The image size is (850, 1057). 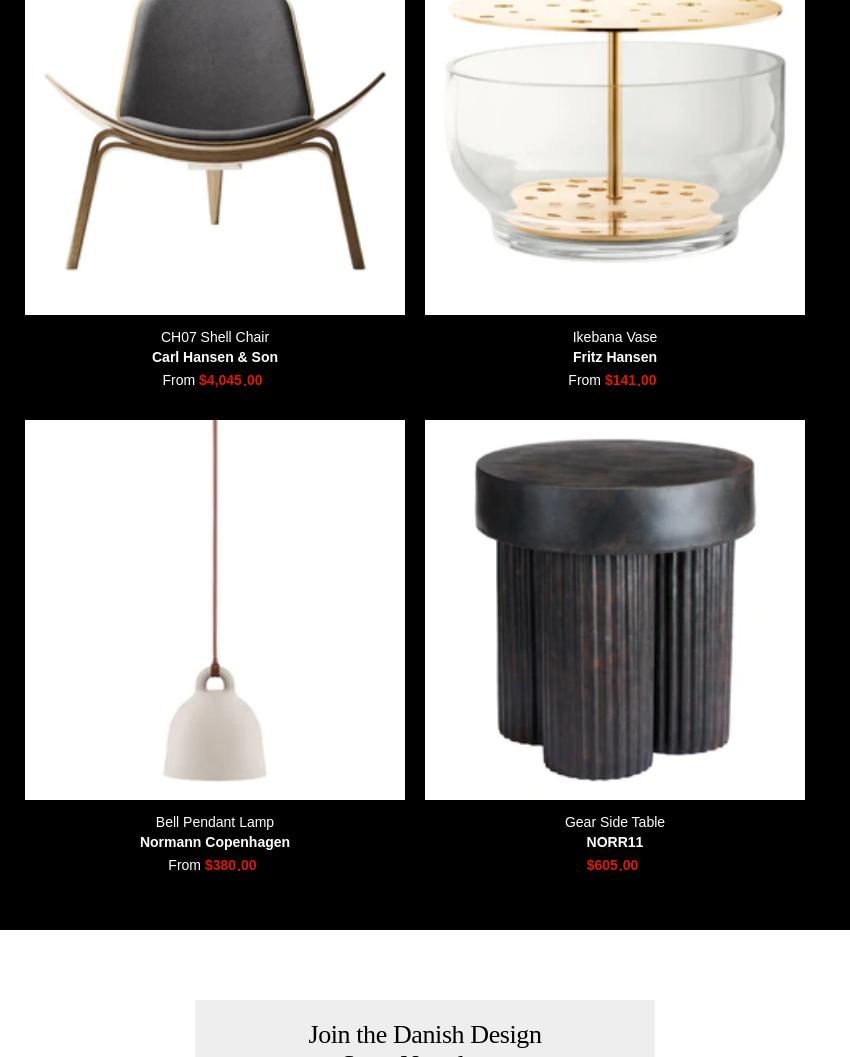 What do you see at coordinates (214, 820) in the screenshot?
I see `'Bell Pendant Lamp'` at bounding box center [214, 820].